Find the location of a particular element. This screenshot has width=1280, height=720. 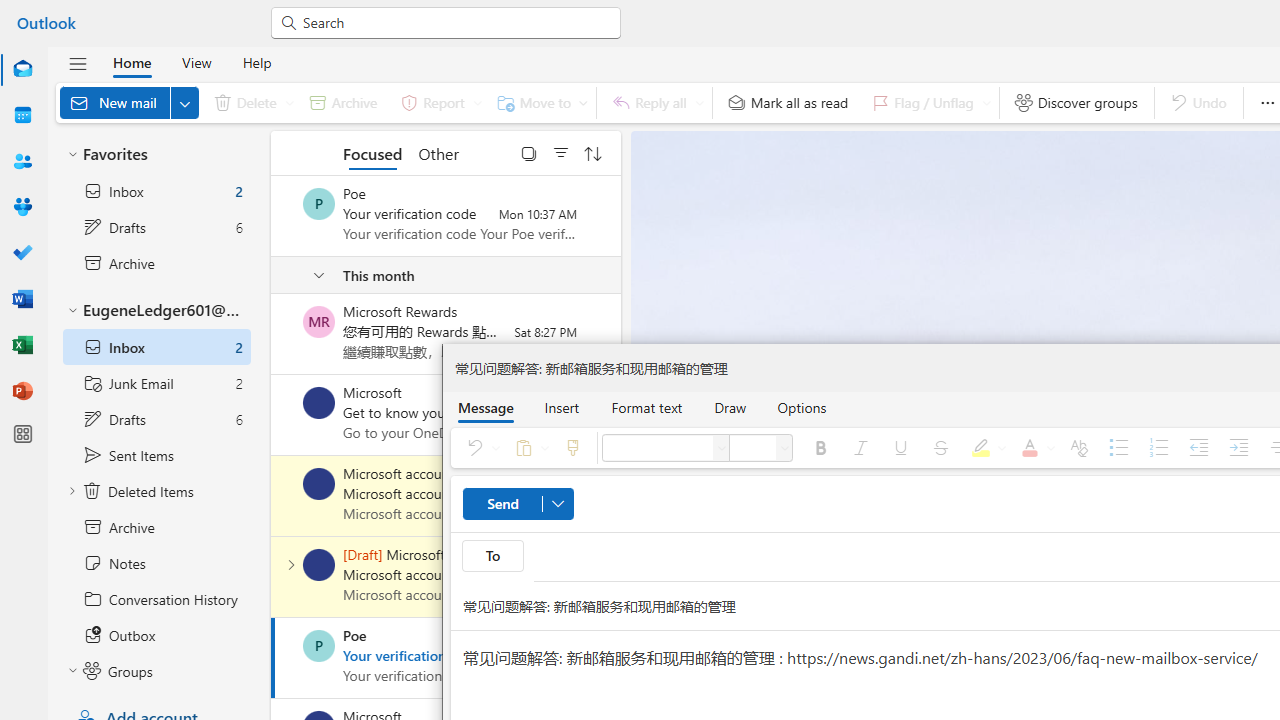

'Font' is located at coordinates (720, 447).